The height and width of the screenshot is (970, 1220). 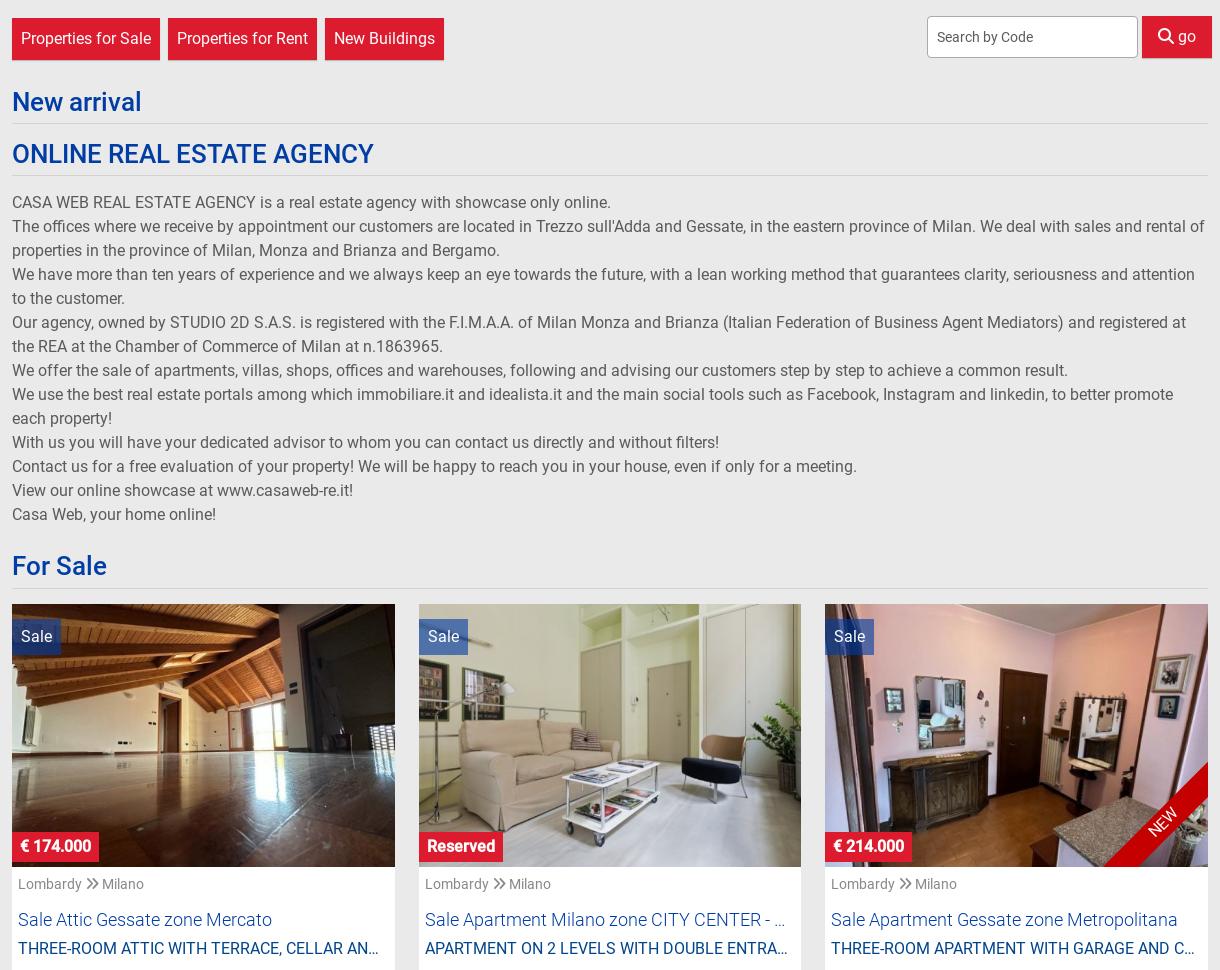 I want to click on '€ 1.800', so click(x=874, y=803).